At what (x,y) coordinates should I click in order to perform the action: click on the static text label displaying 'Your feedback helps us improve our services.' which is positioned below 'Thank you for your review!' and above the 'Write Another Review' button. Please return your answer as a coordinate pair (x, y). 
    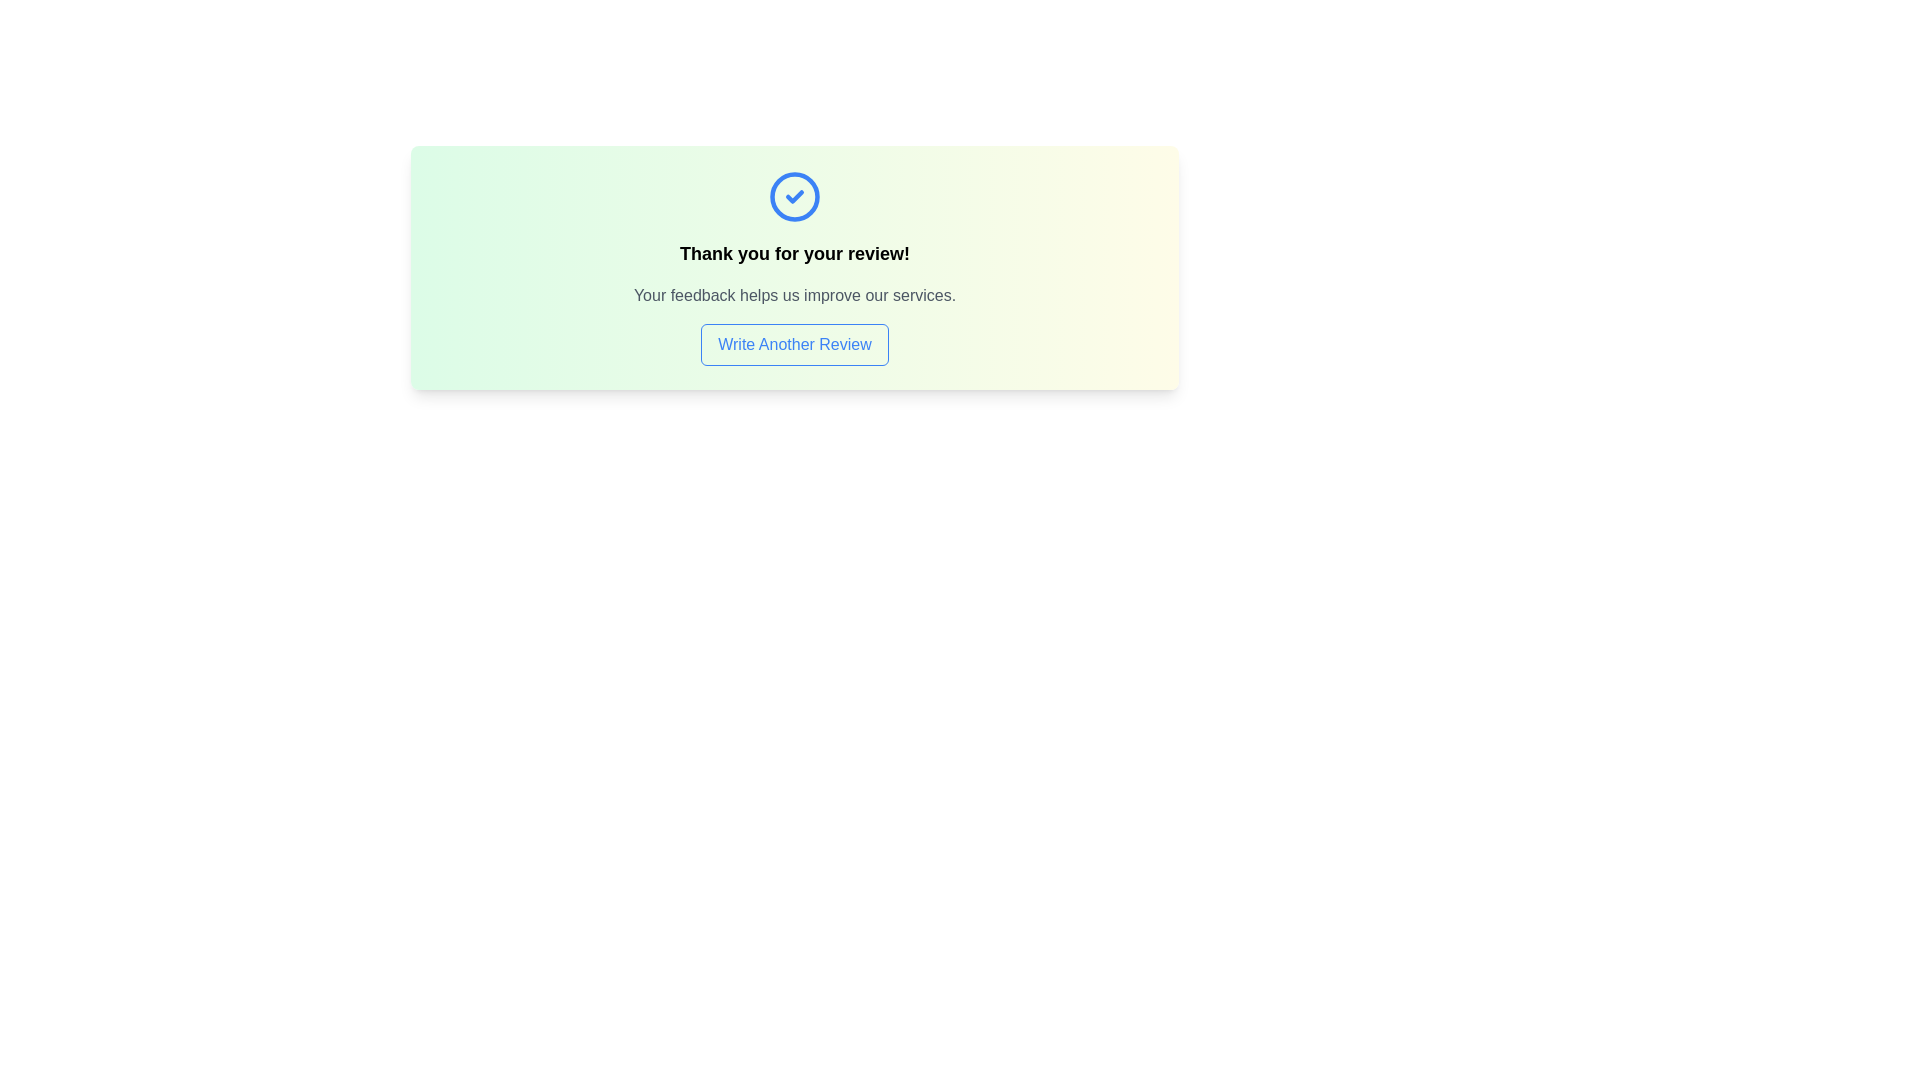
    Looking at the image, I should click on (794, 296).